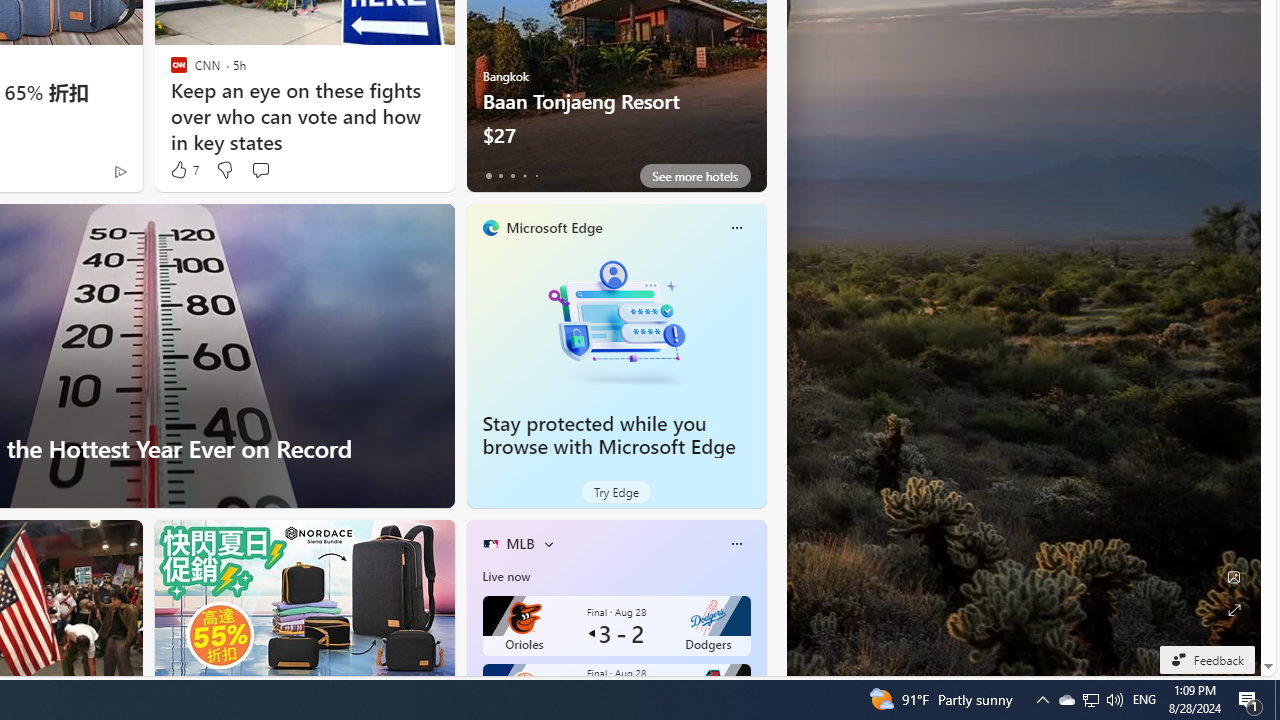  Describe the element at coordinates (183, 169) in the screenshot. I see `'7 Like'` at that location.